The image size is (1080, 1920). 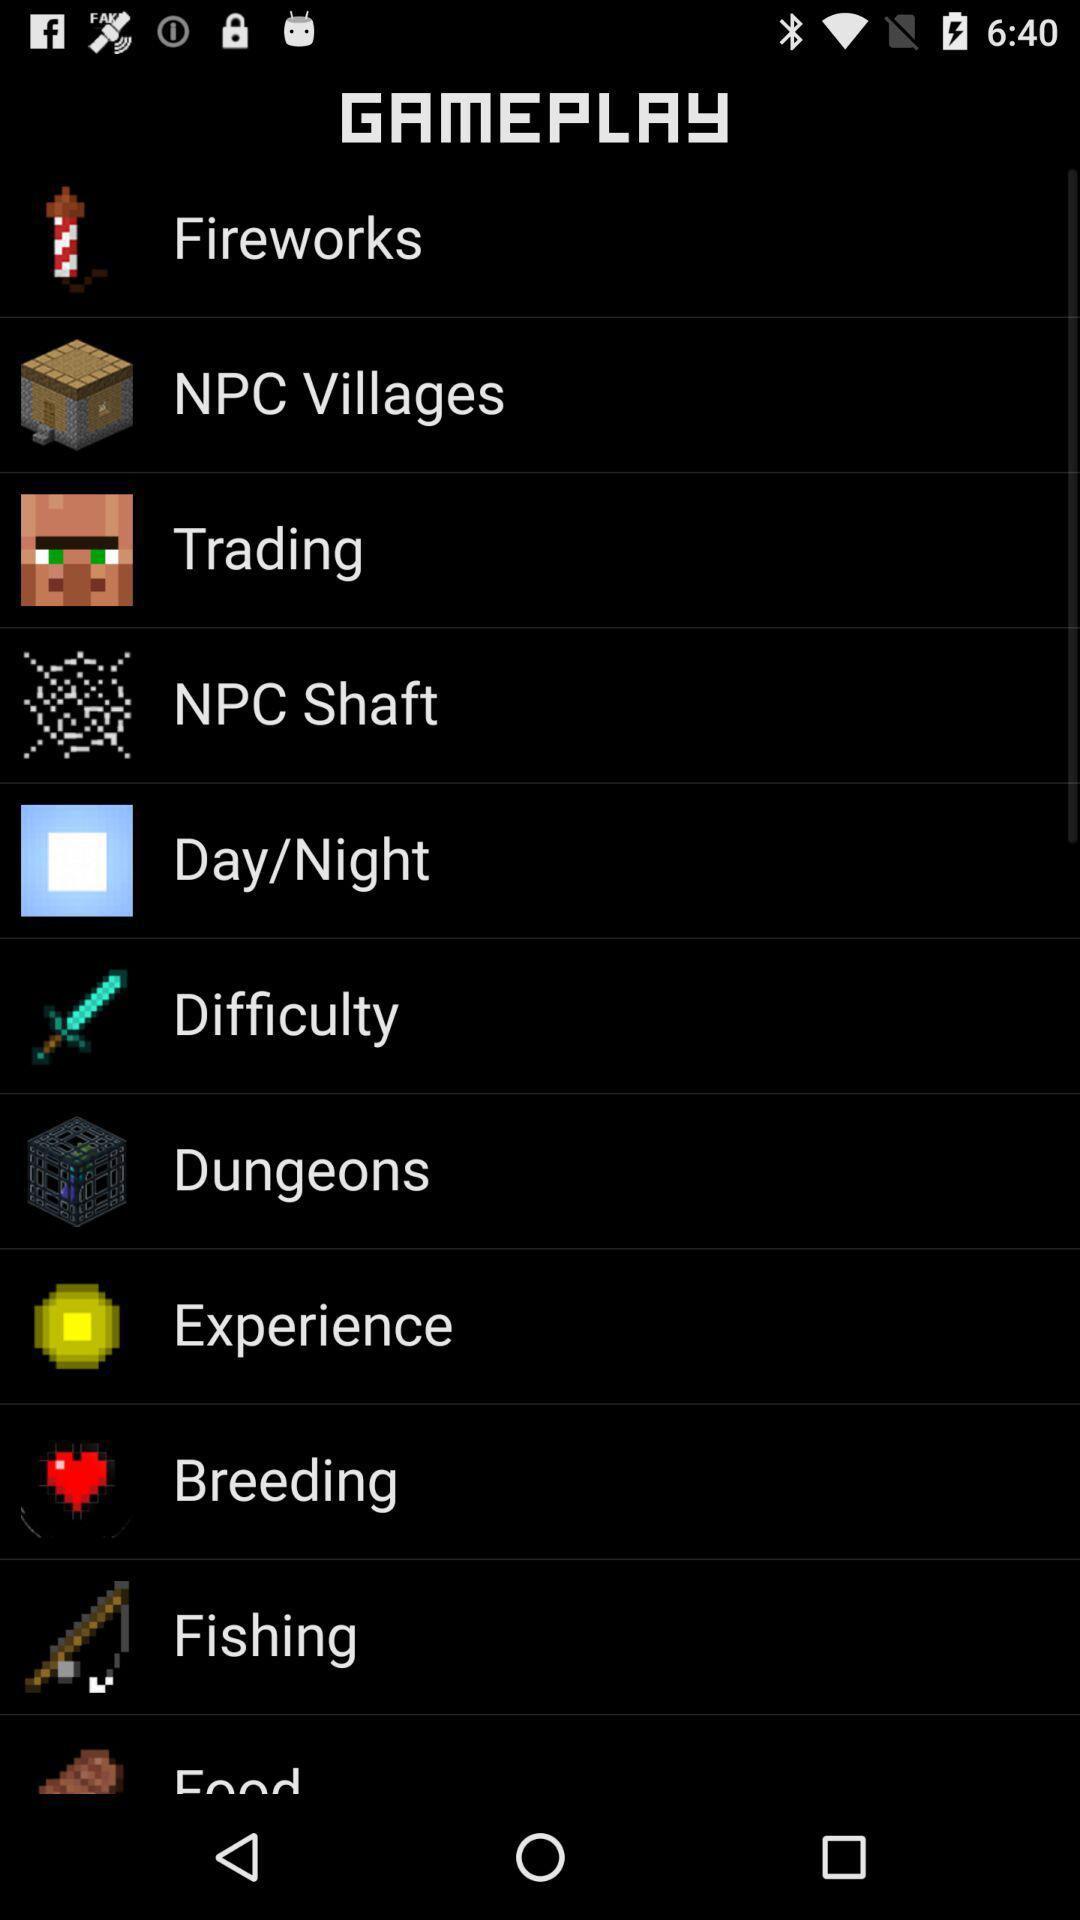 I want to click on icon below breeding, so click(x=264, y=1633).